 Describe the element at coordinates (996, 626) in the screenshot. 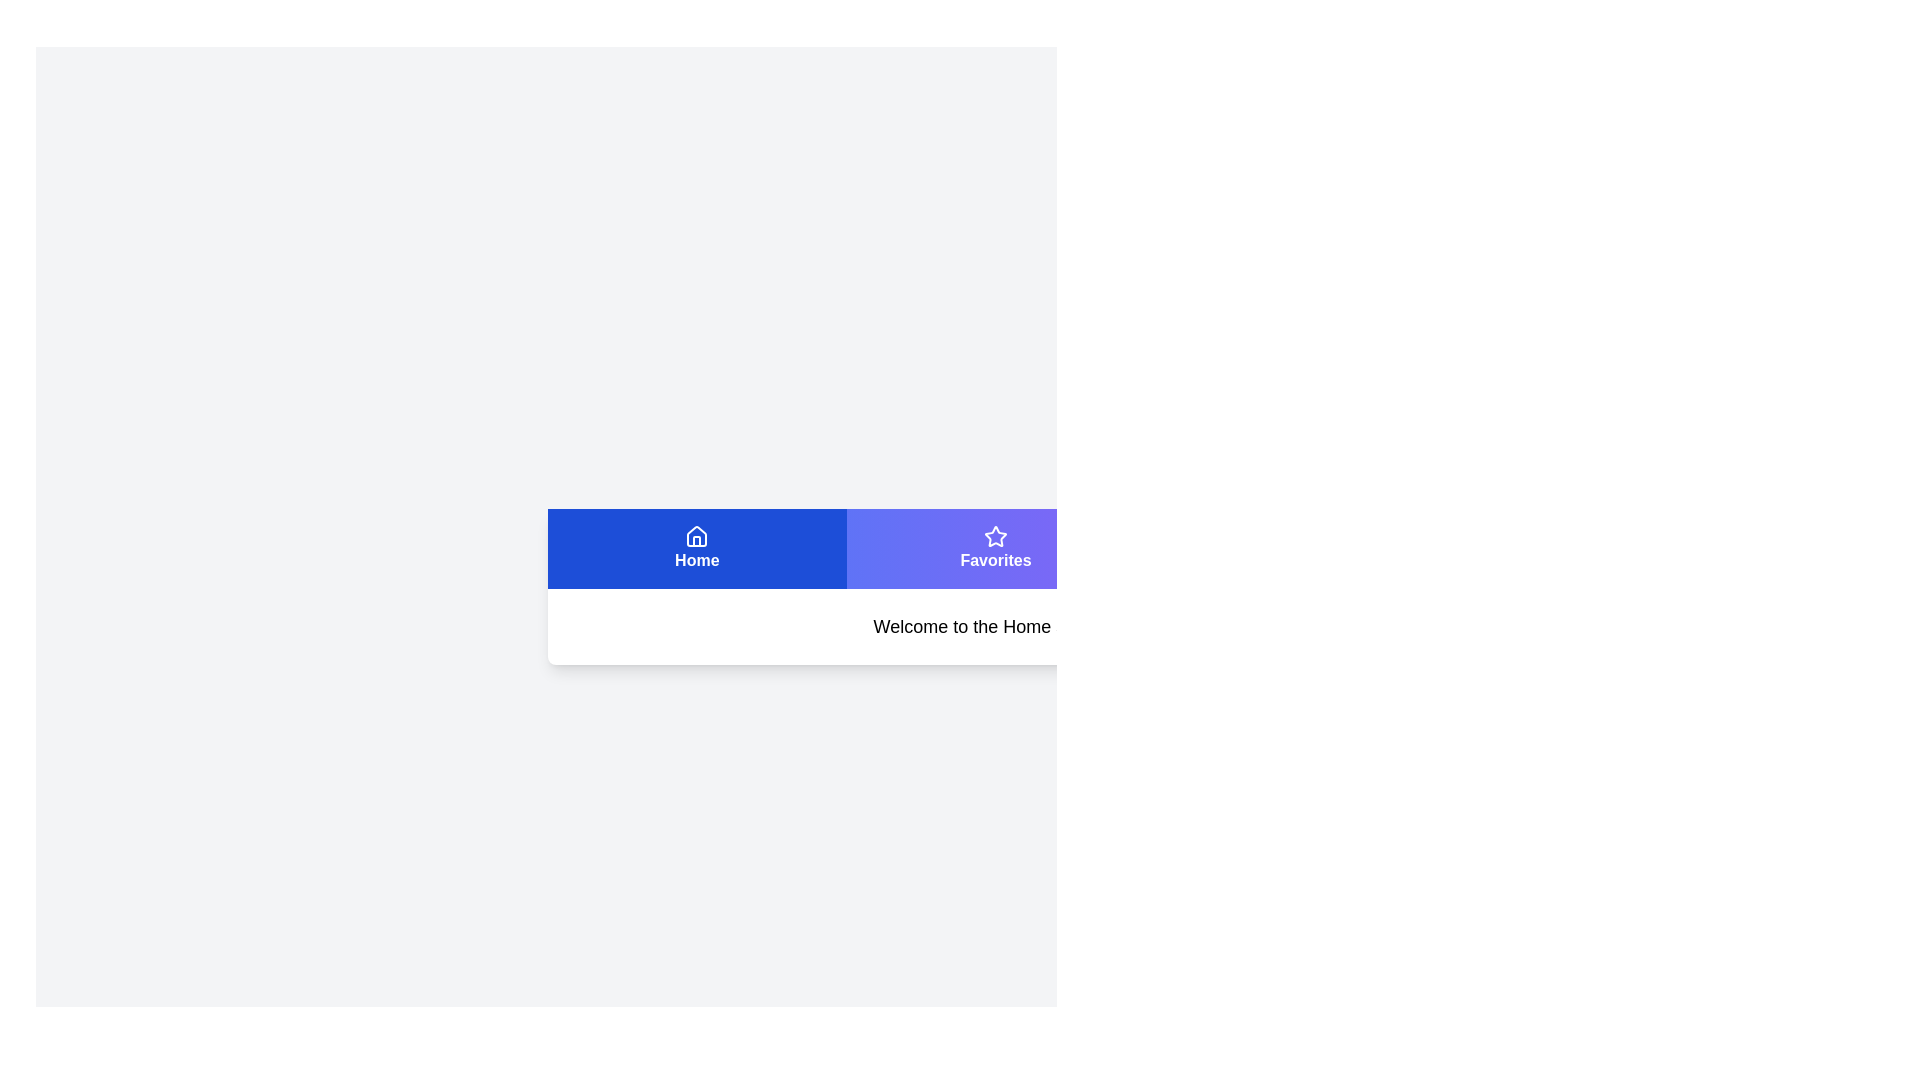

I see `the text block that says 'Welcome to the Home section!' which is centrally aligned below the navigation bar` at that location.